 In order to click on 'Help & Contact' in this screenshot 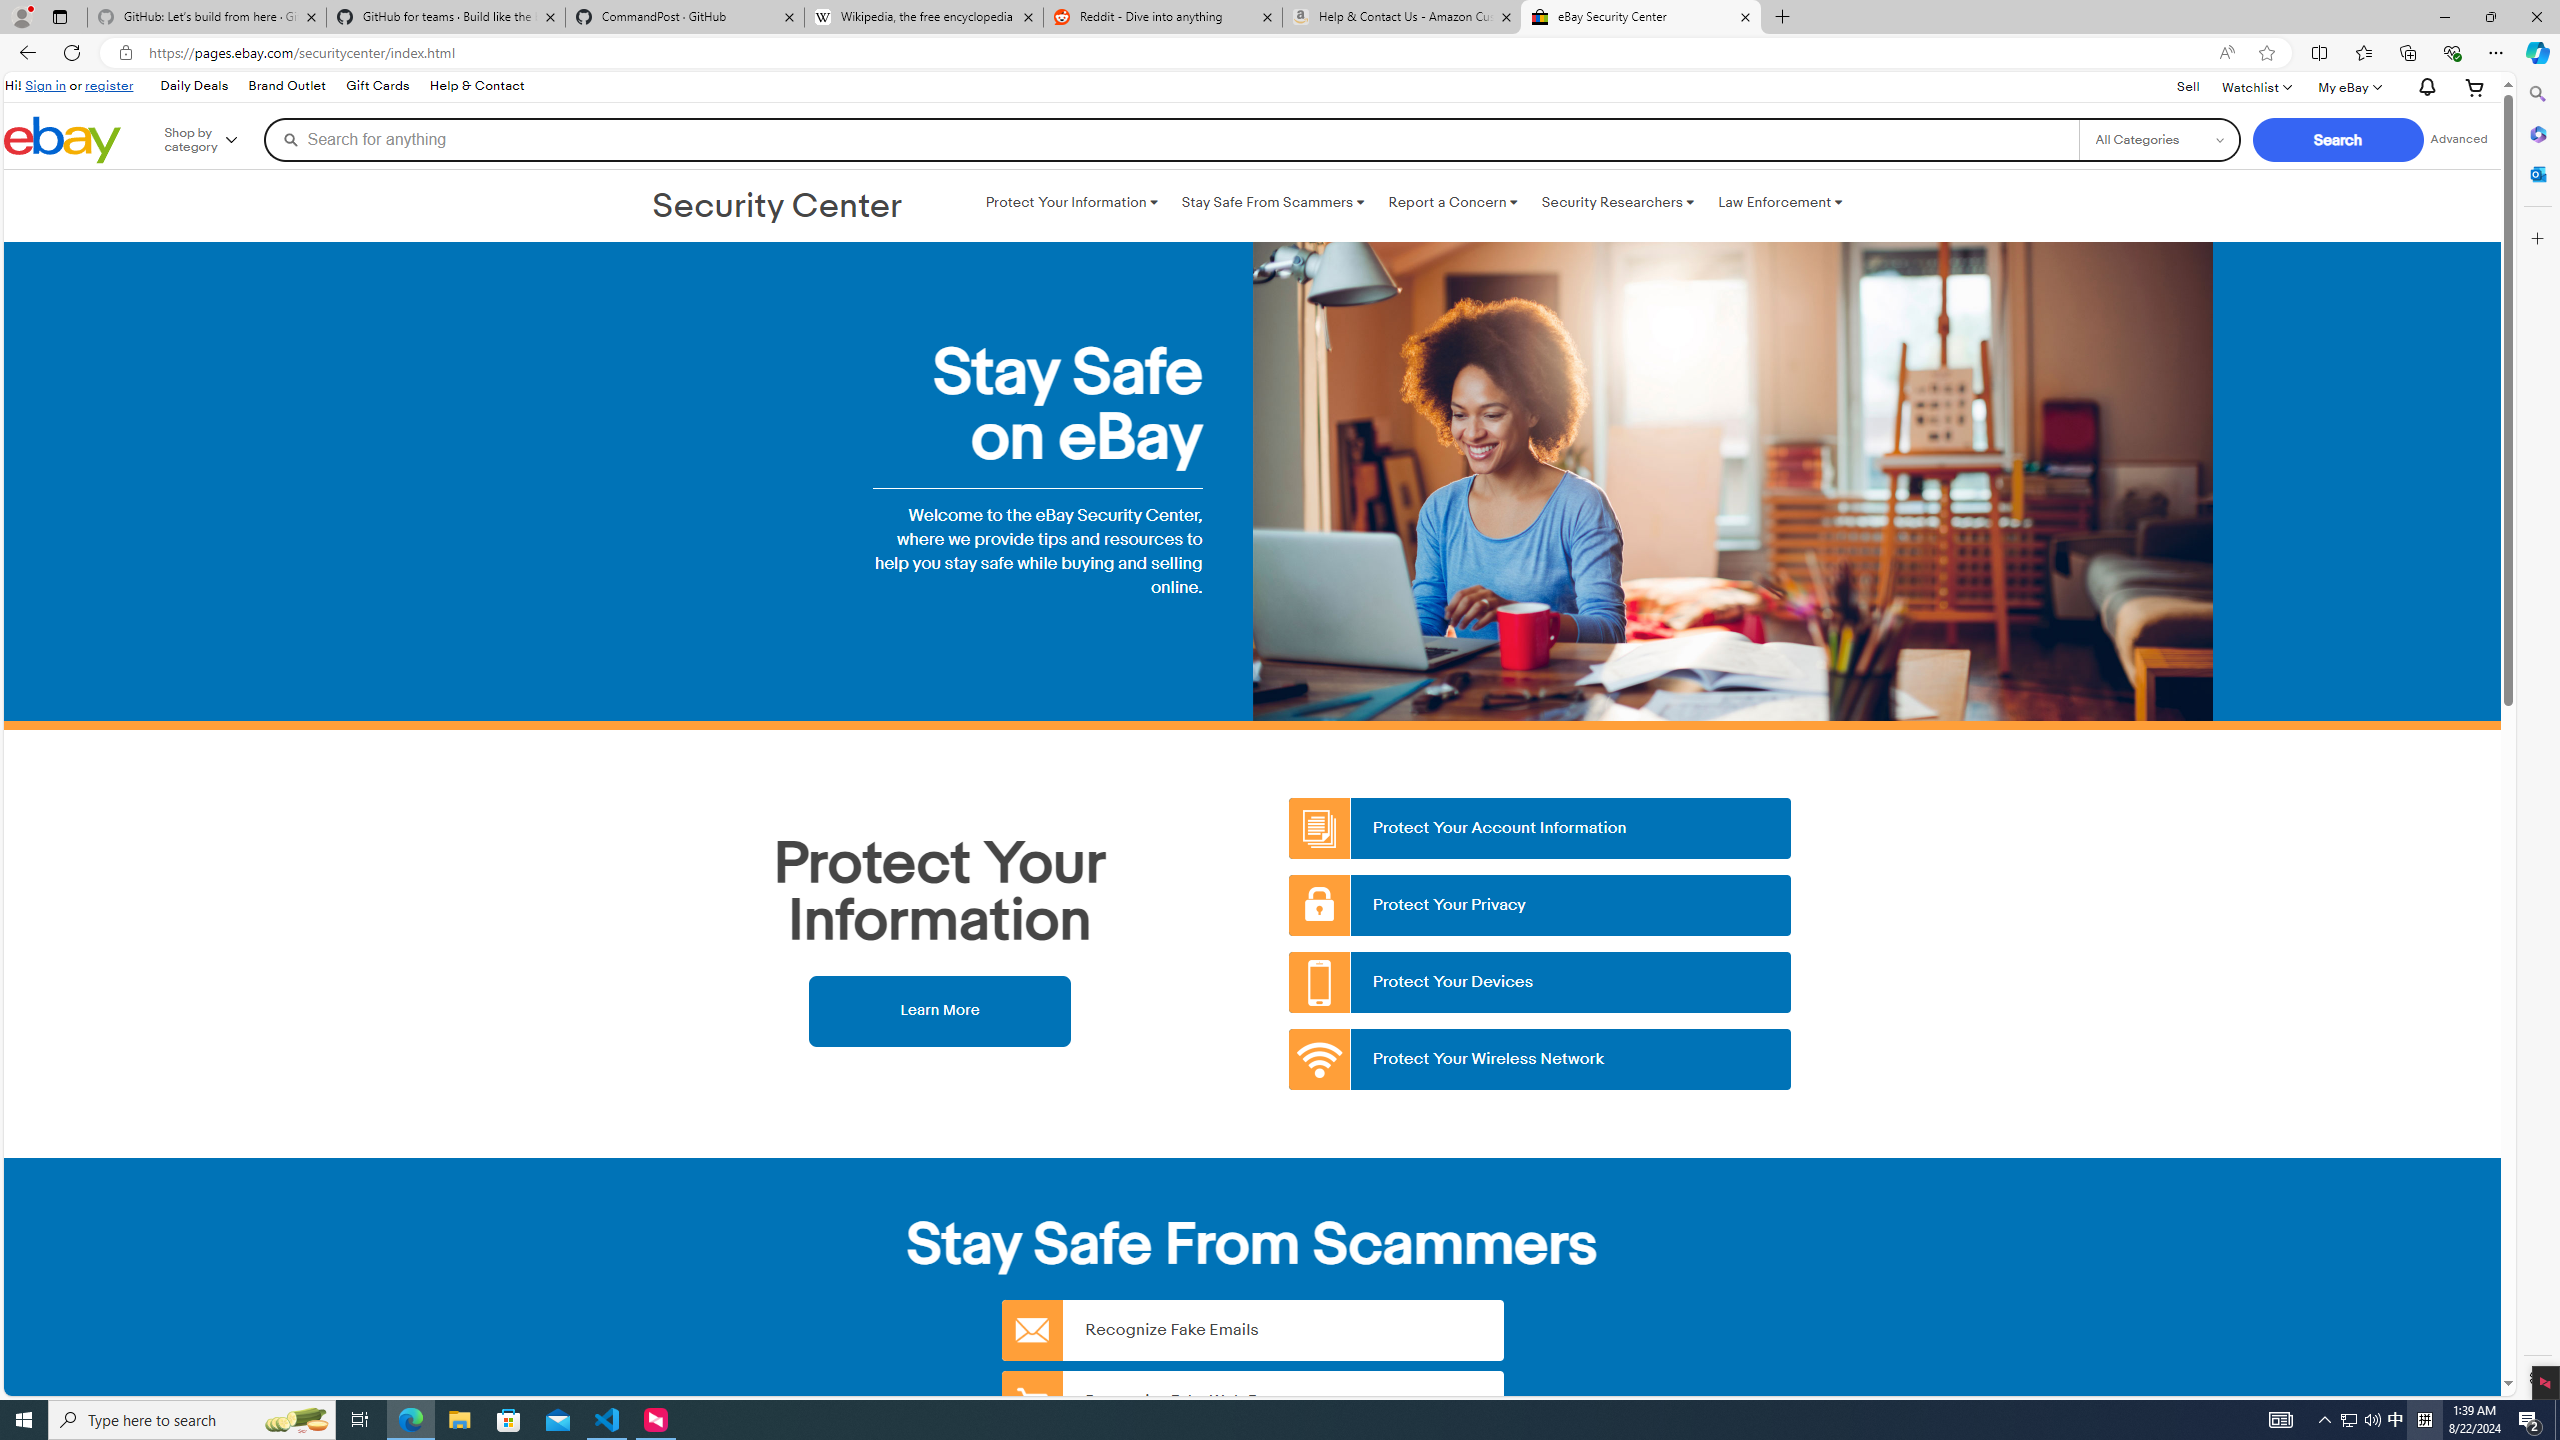, I will do `click(476, 87)`.